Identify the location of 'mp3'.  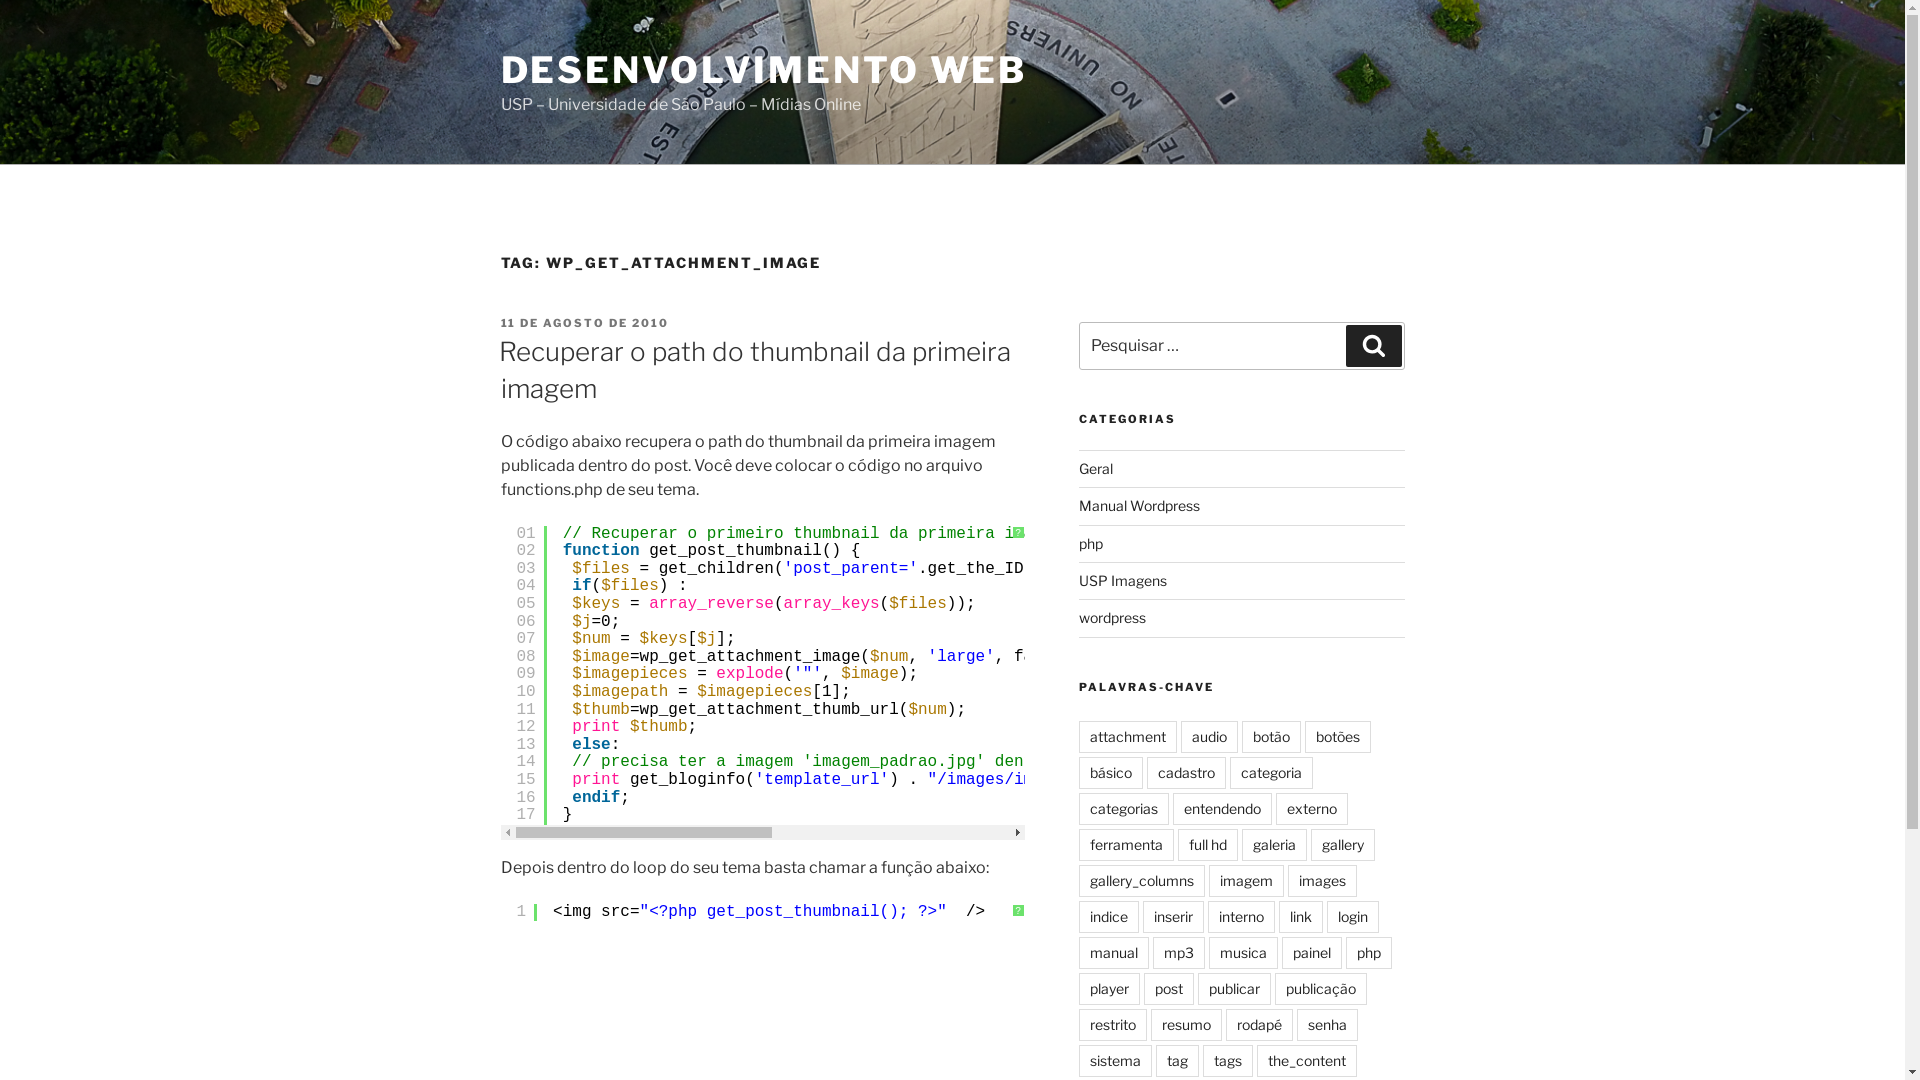
(1179, 951).